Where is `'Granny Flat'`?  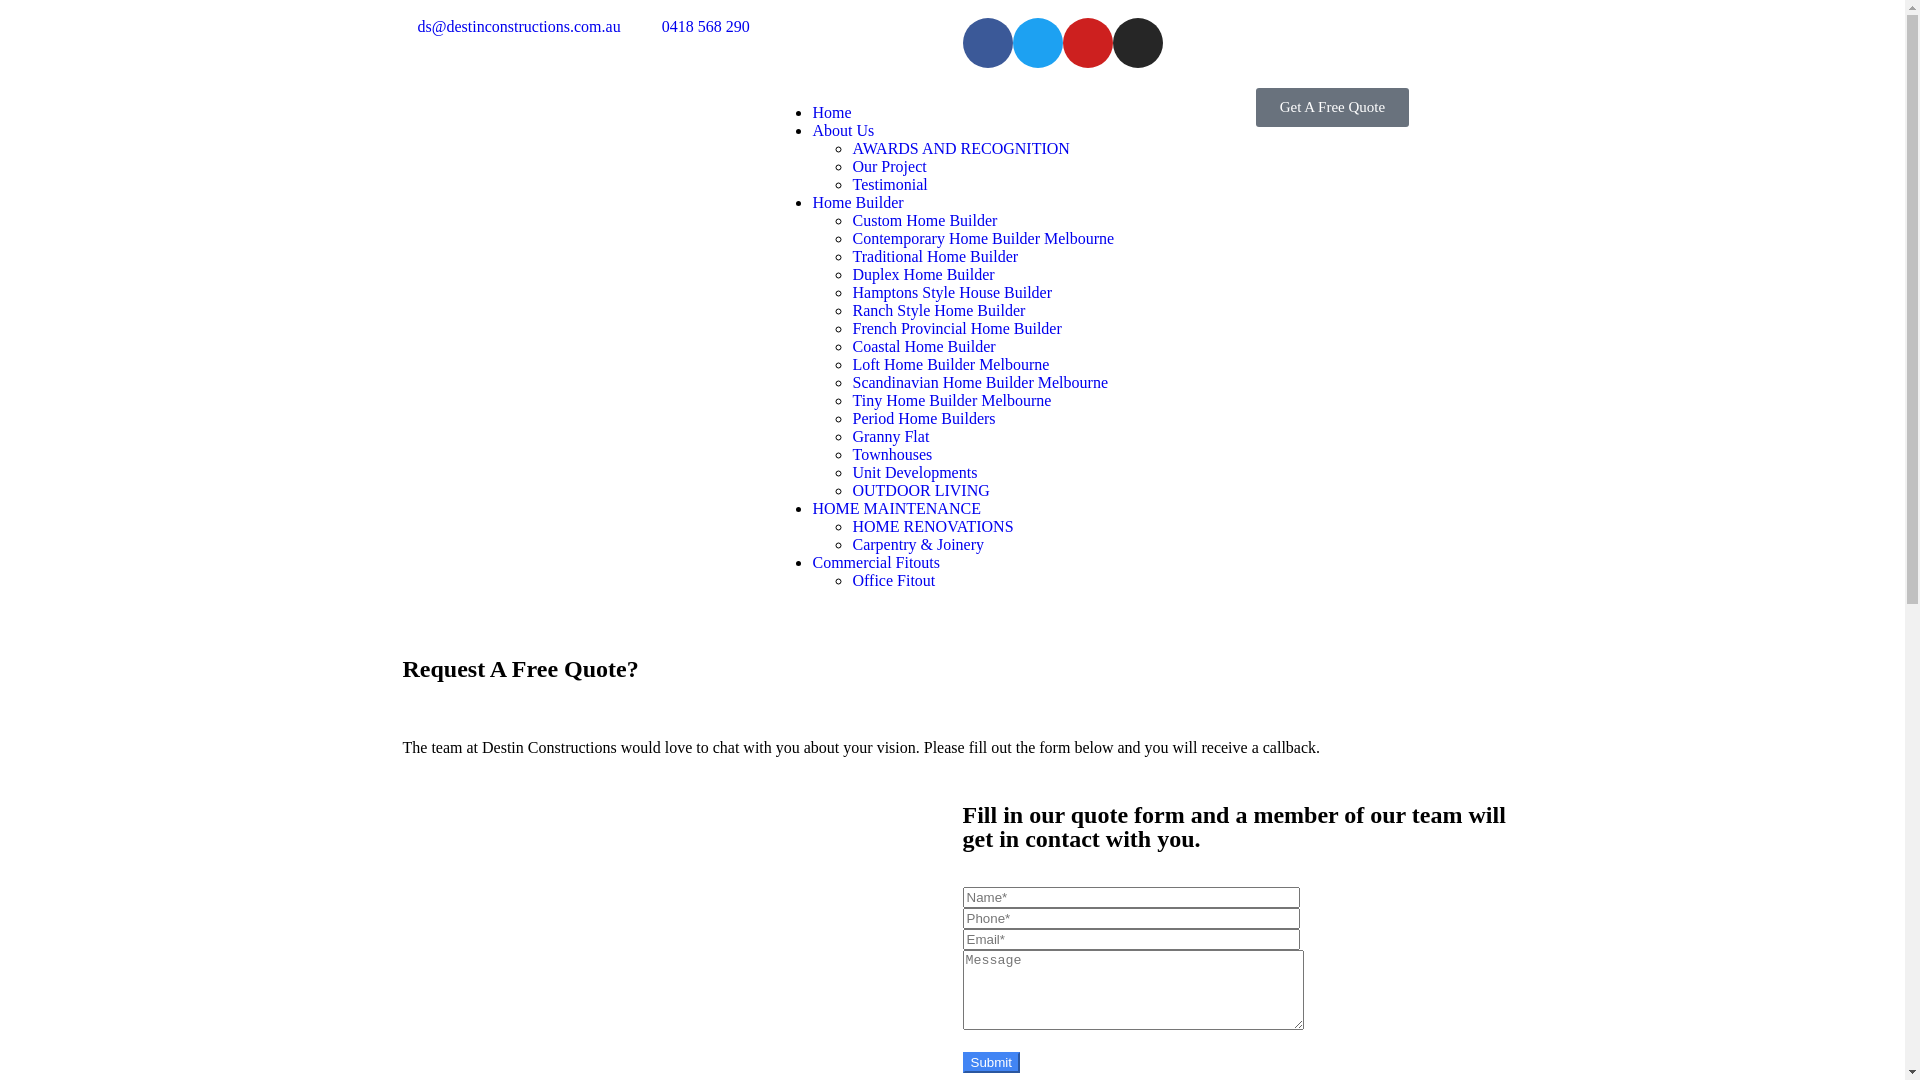
'Granny Flat' is located at coordinates (889, 435).